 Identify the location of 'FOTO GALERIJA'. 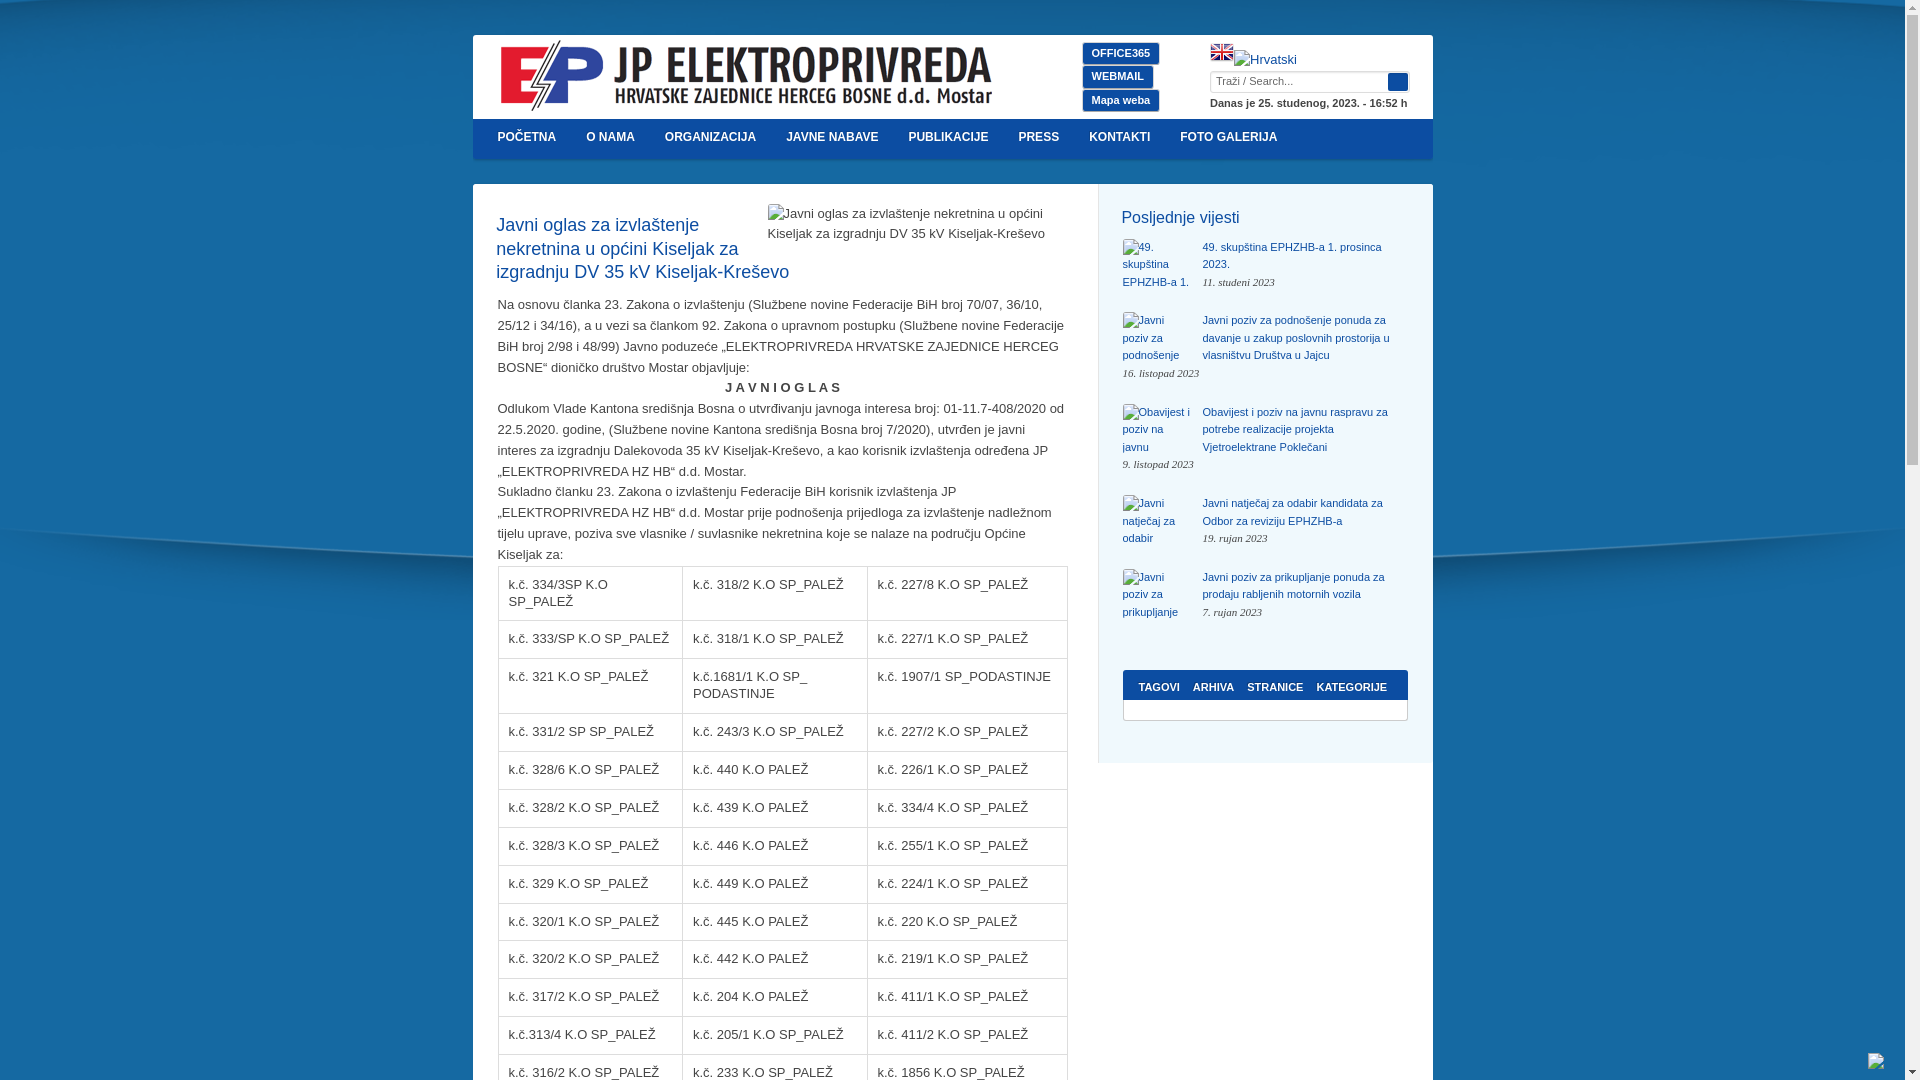
(1165, 137).